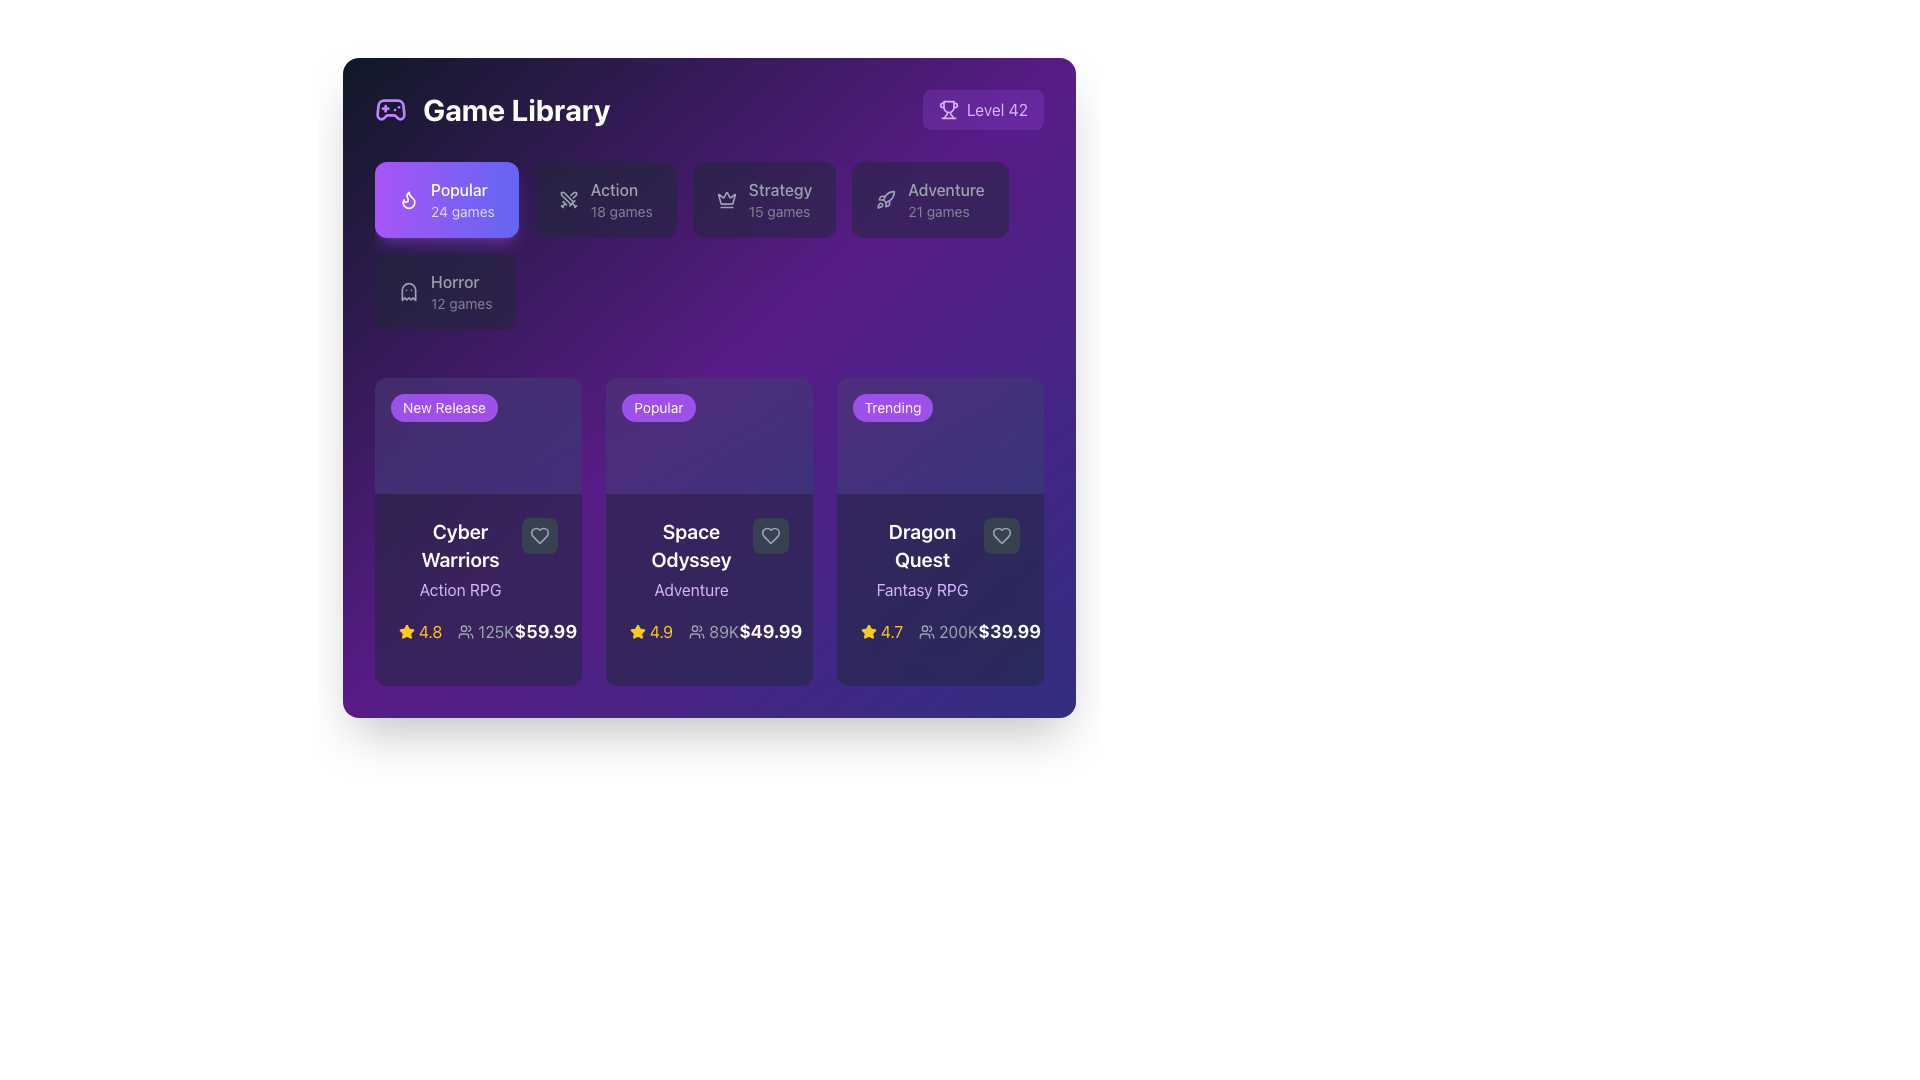 Image resolution: width=1920 pixels, height=1080 pixels. Describe the element at coordinates (459, 589) in the screenshot. I see `the static text label that describes the genre or category associated with the game 'Cyber Warriors', located underneath the title within the first game card in the game library grid` at that location.